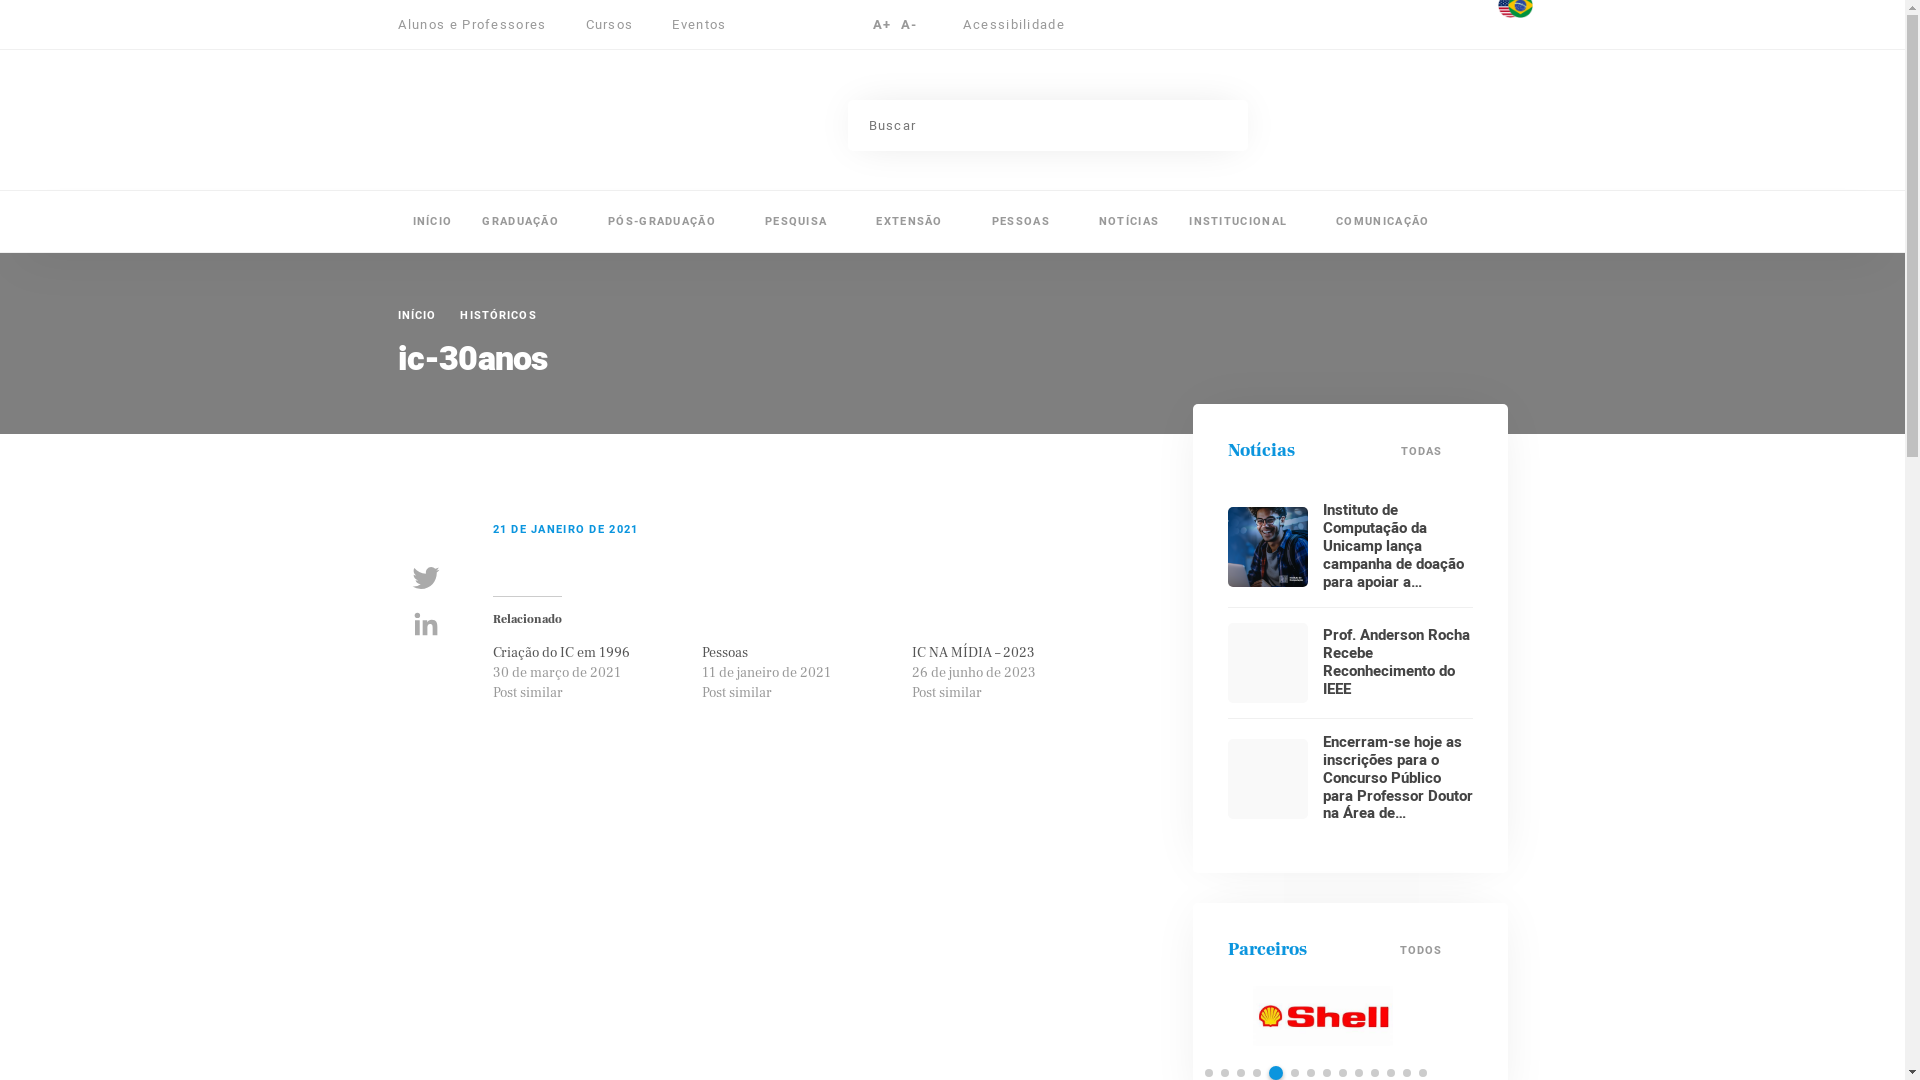  I want to click on 'Compartilhar por E-mail', so click(425, 670).